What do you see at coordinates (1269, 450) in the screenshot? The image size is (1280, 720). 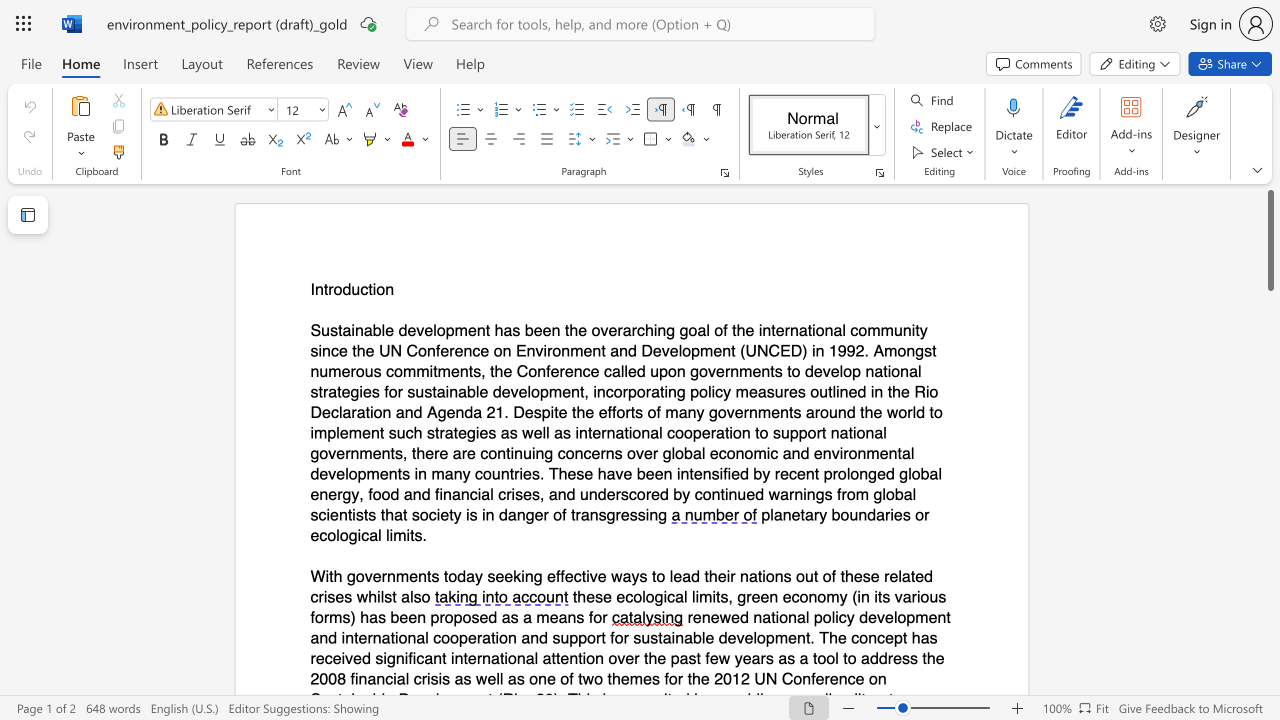 I see `the scrollbar to adjust the page downward` at bounding box center [1269, 450].